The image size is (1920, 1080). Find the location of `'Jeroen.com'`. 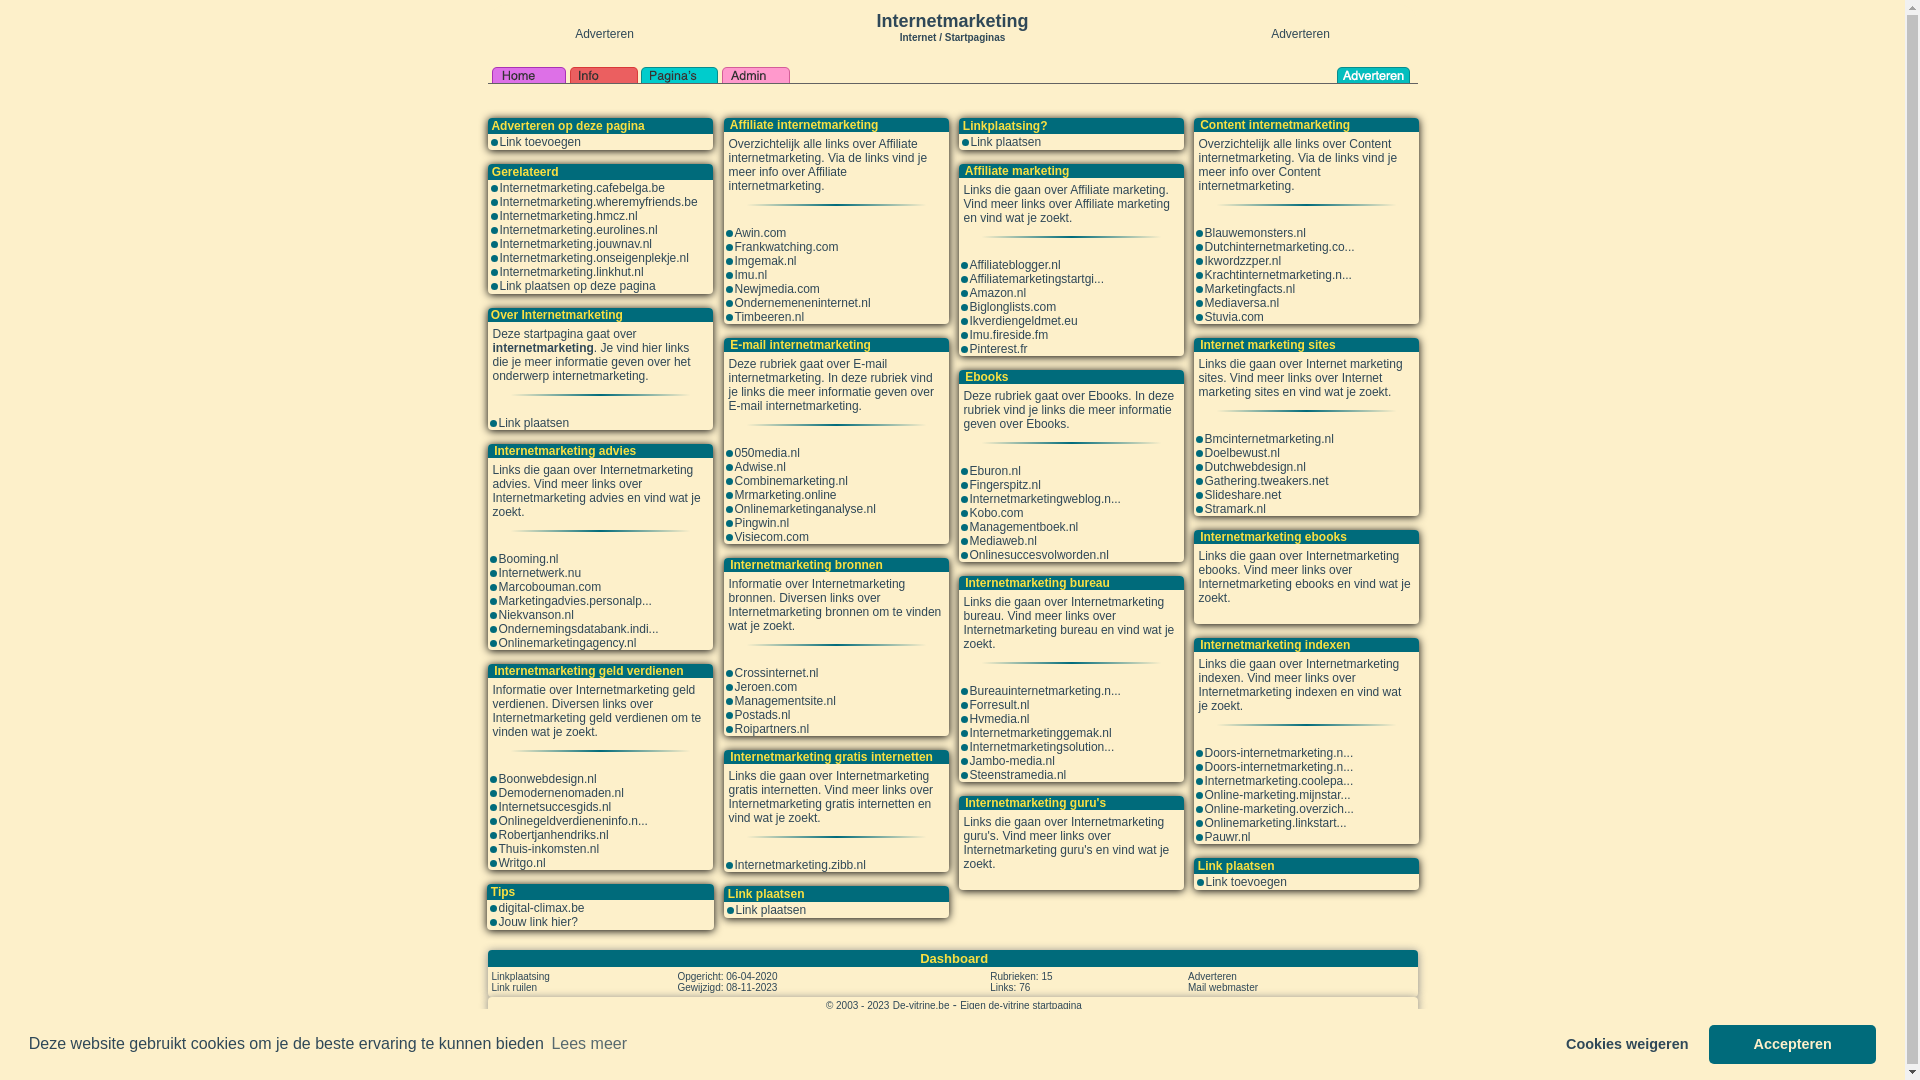

'Jeroen.com' is located at coordinates (764, 685).